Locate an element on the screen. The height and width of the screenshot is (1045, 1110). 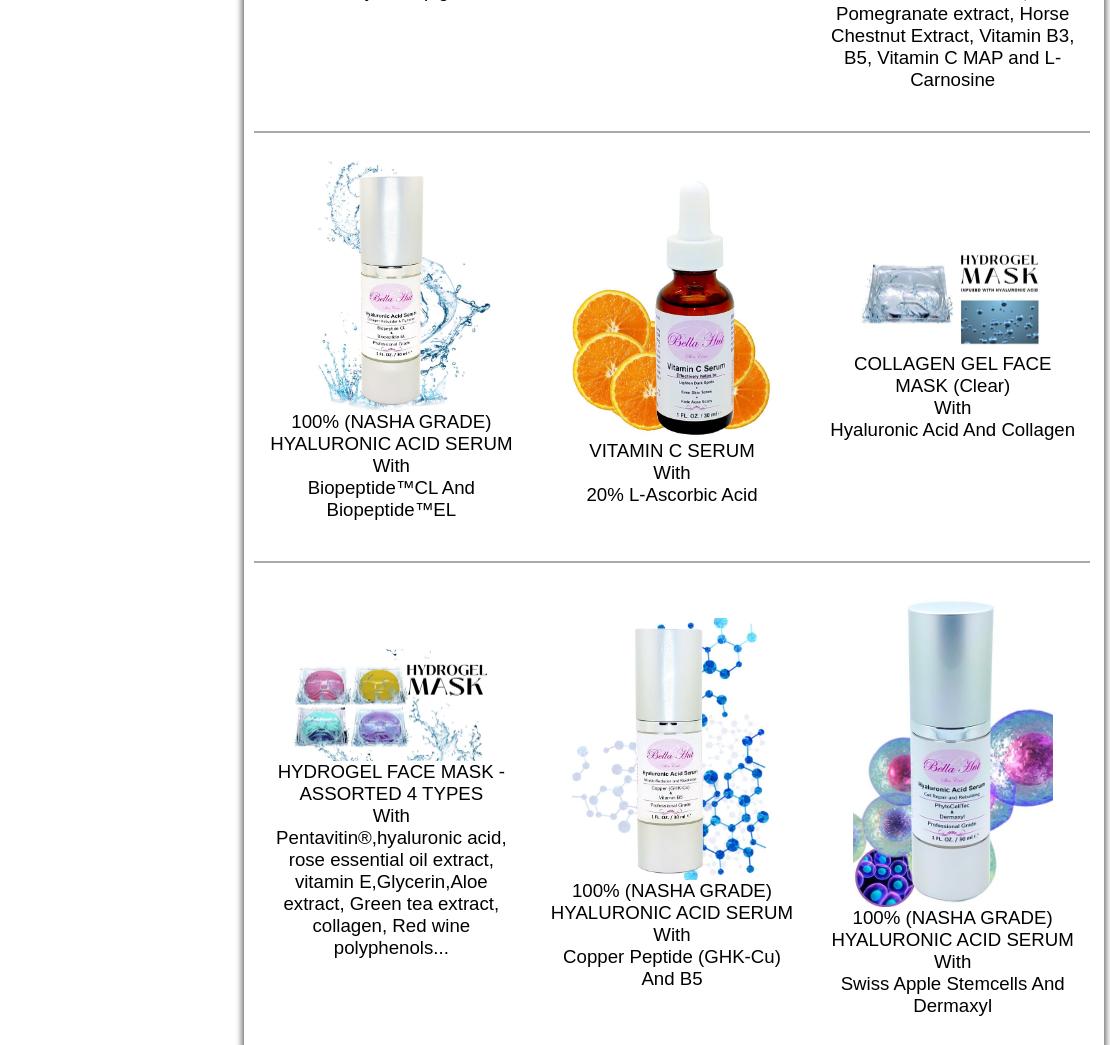
'I can feel the tightening when I apply it miracle cream' is located at coordinates (724, 496).